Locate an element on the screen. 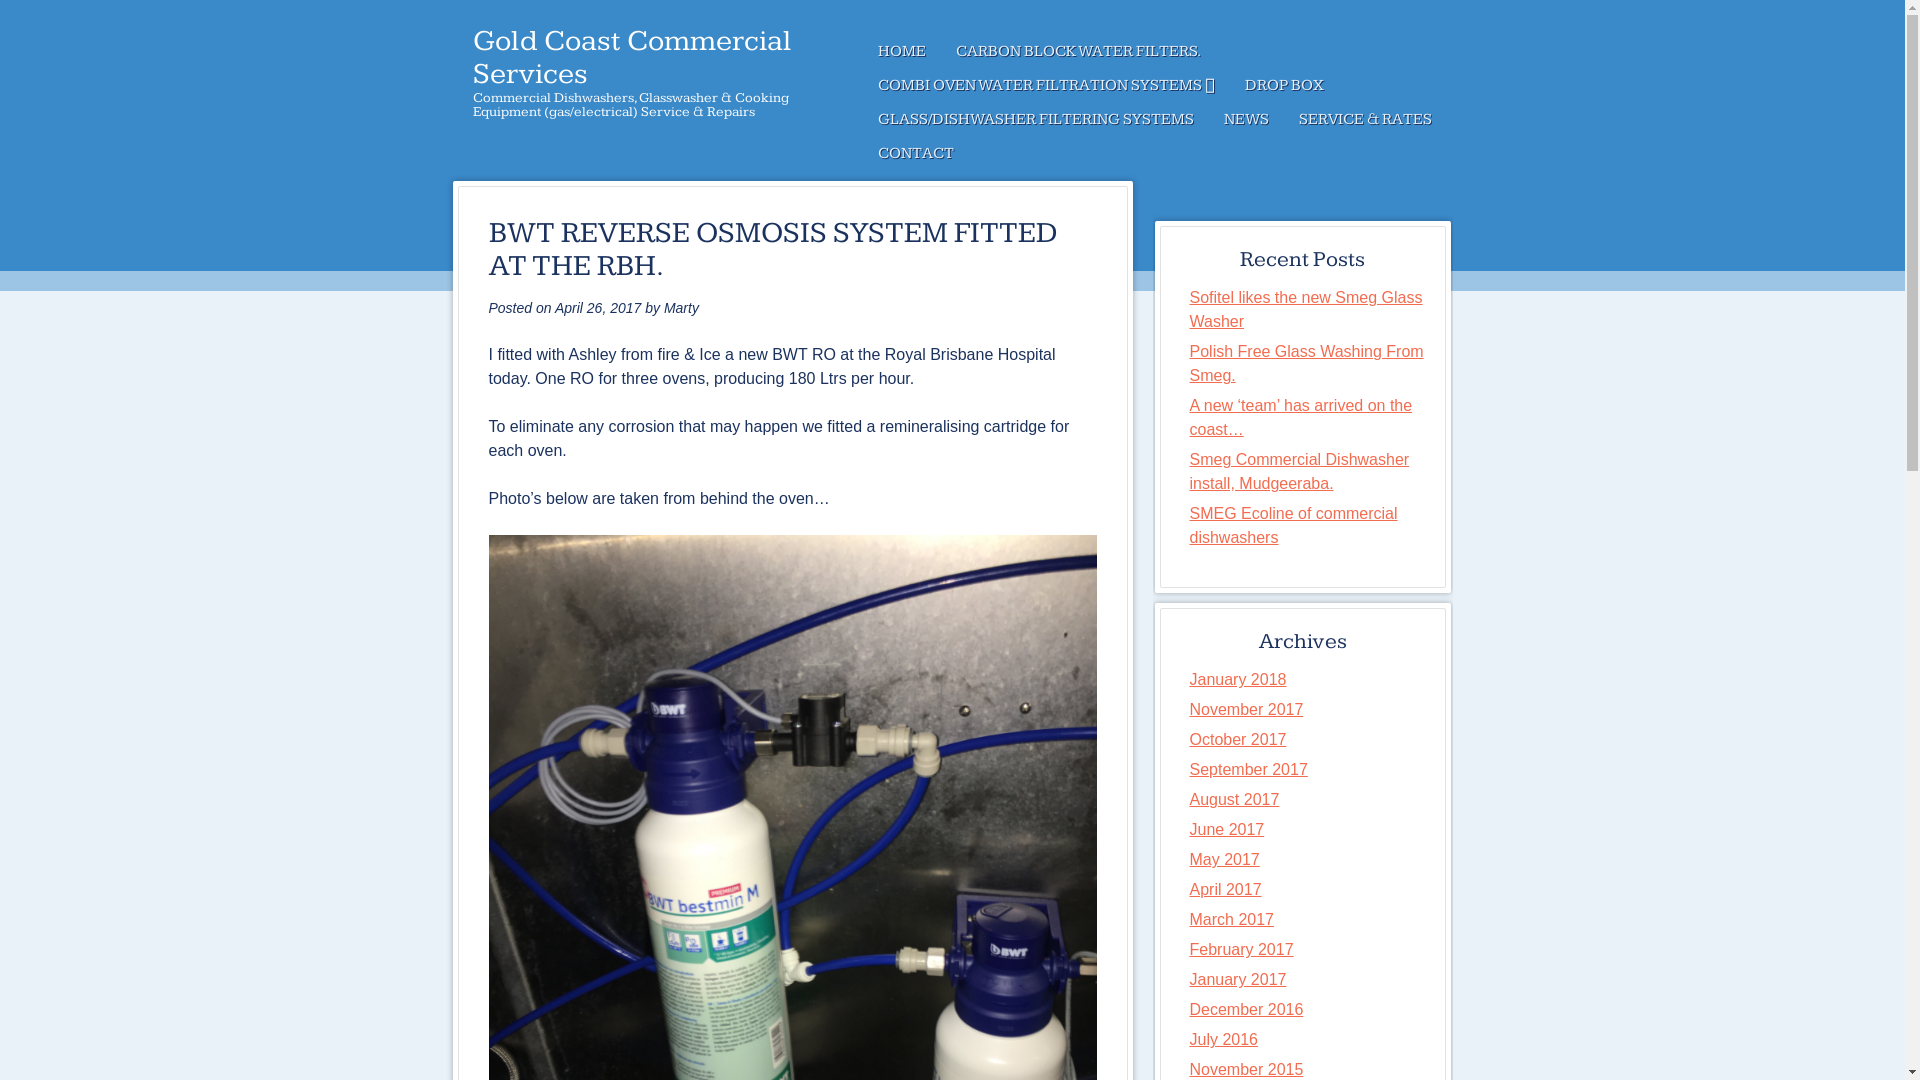  'January 2018' is located at coordinates (1237, 678).